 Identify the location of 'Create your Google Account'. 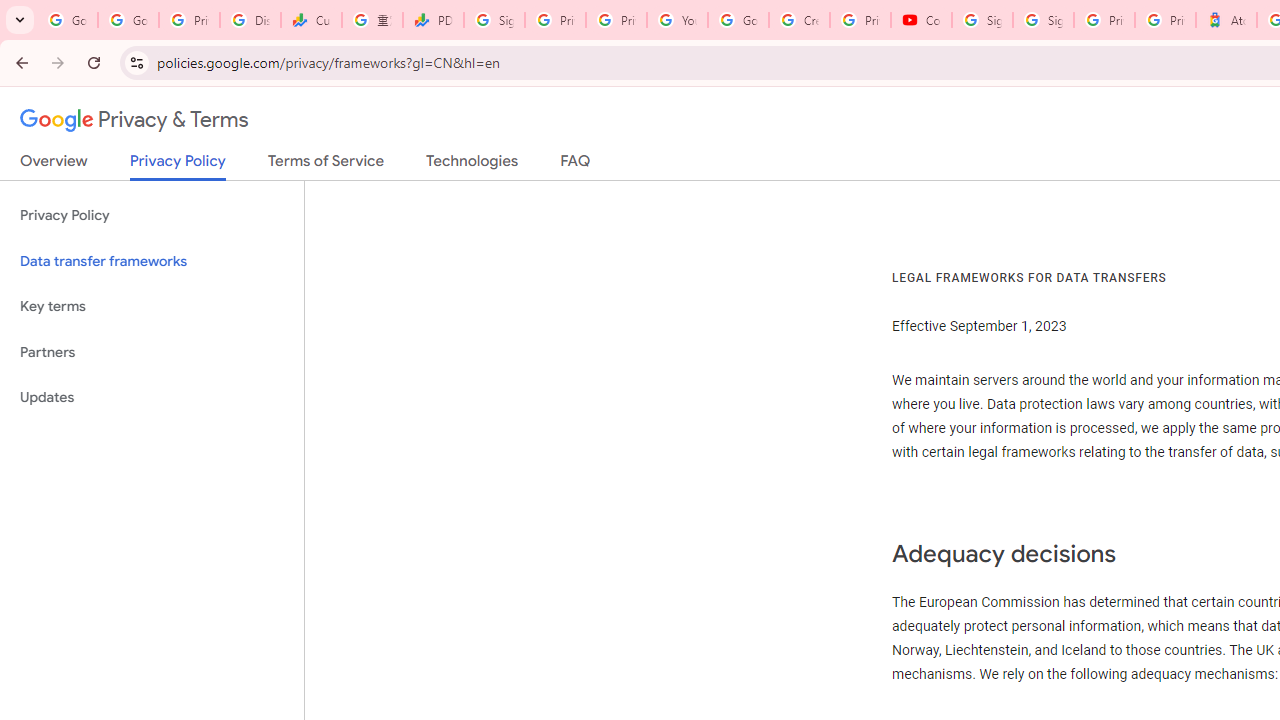
(798, 20).